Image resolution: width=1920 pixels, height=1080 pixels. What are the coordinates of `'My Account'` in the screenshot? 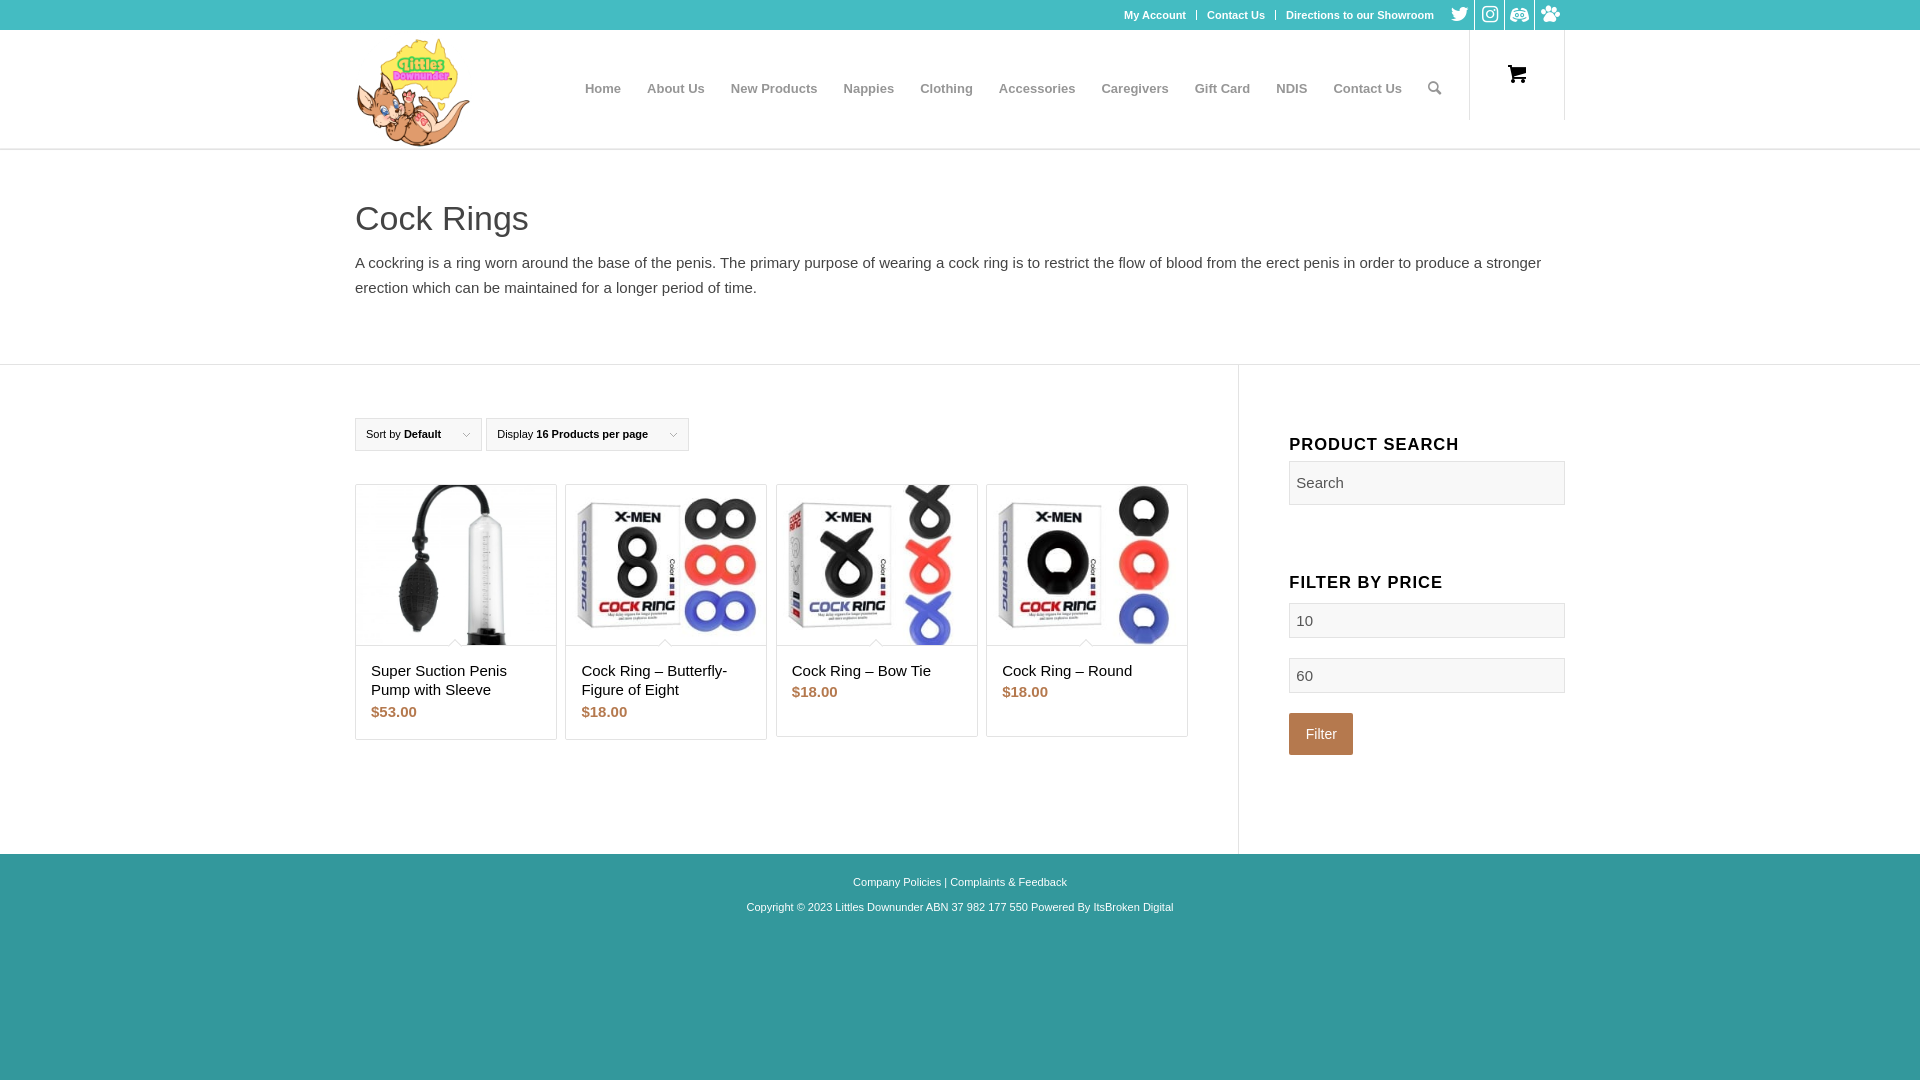 It's located at (1123, 15).